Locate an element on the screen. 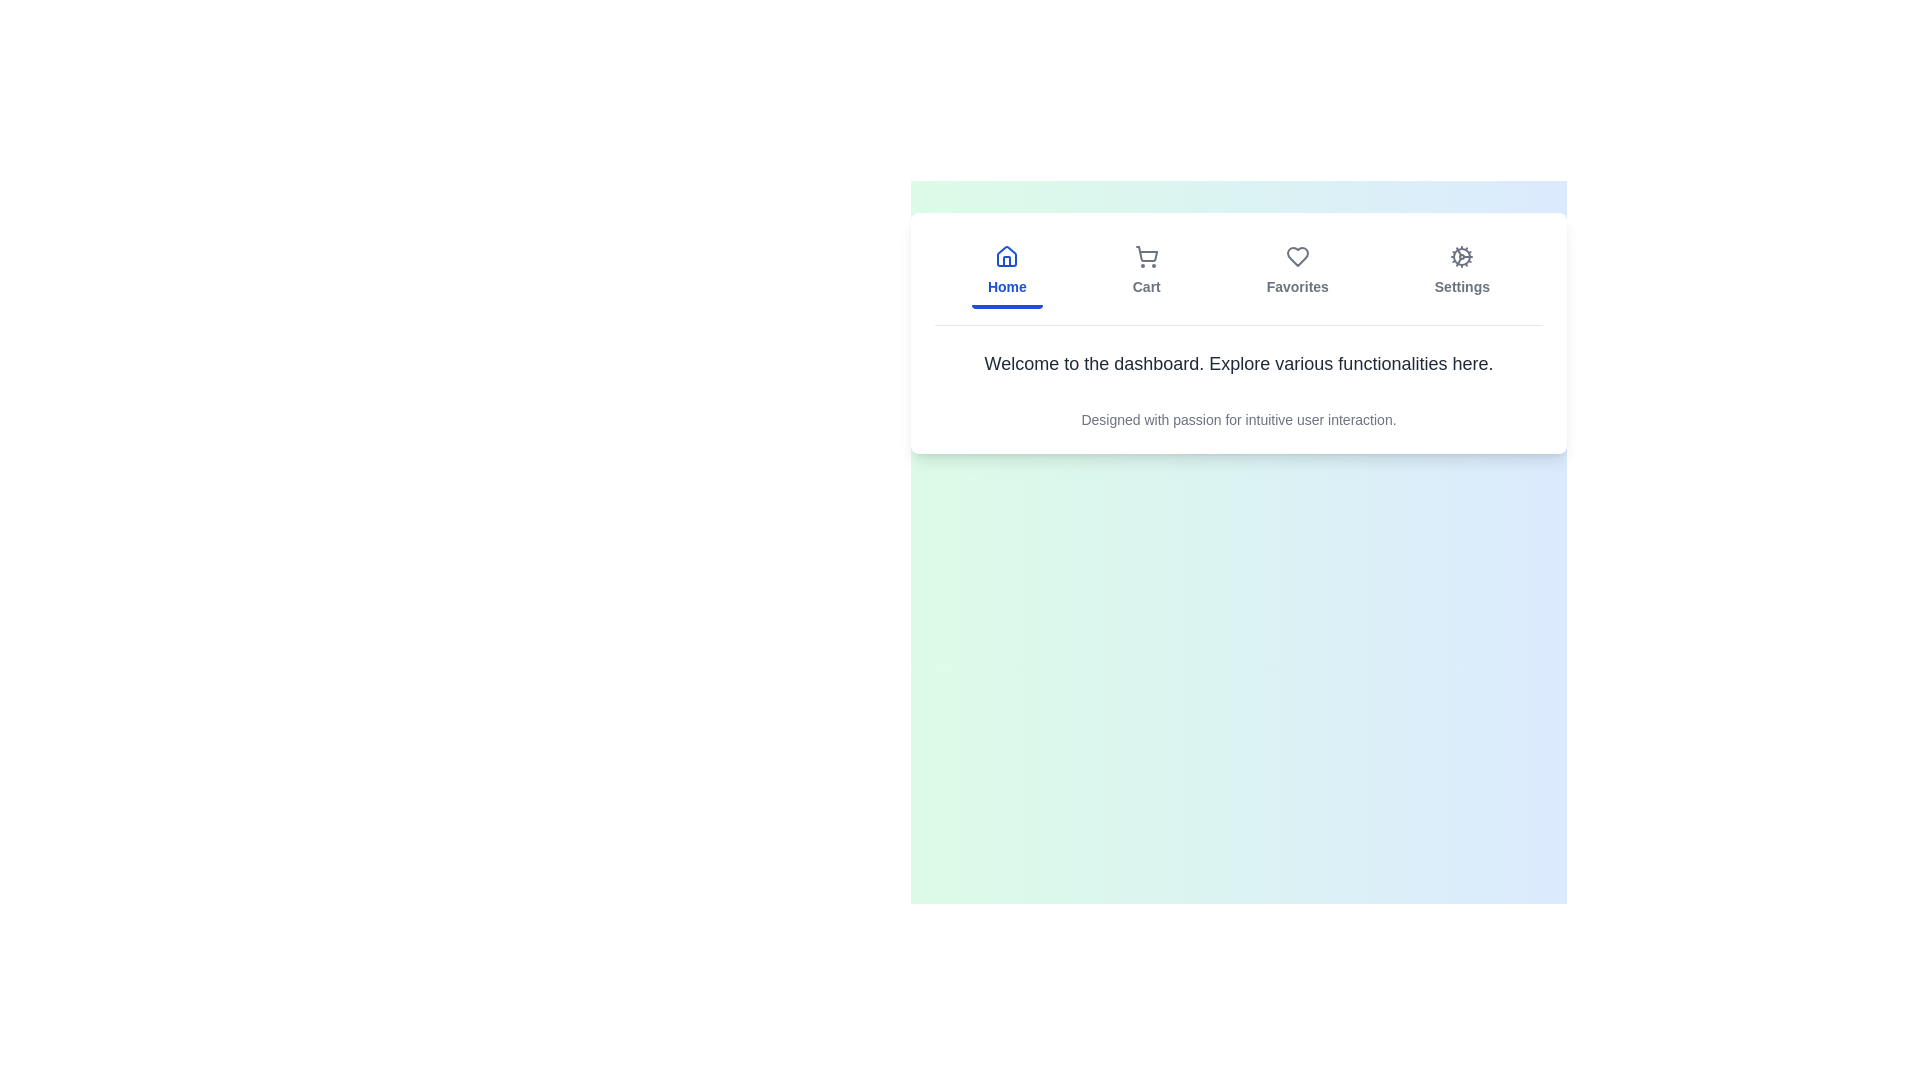  the 'Favorites' button, which is a vertically-stacked icon of a heart and the text 'Favorites' in a subdued gray color is located at coordinates (1297, 273).